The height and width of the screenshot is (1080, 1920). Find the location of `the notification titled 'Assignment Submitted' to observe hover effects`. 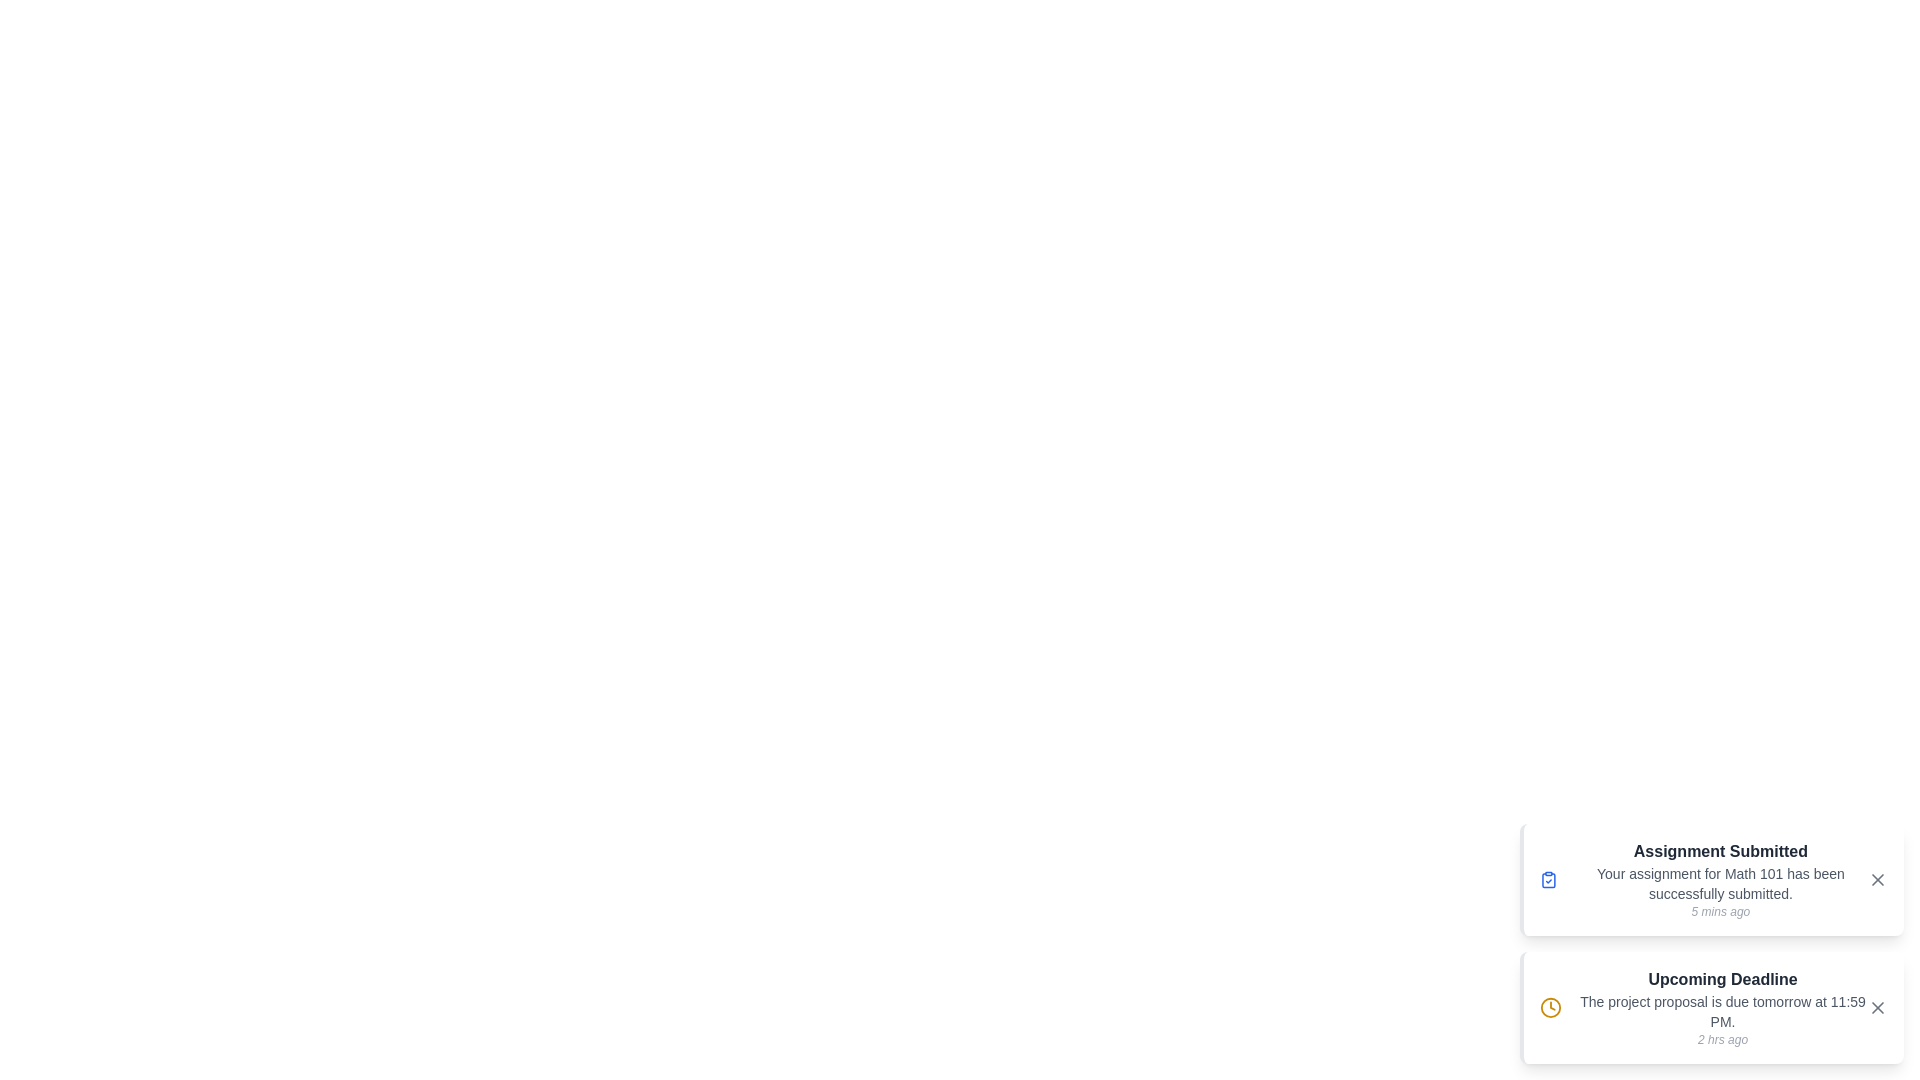

the notification titled 'Assignment Submitted' to observe hover effects is located at coordinates (1711, 878).